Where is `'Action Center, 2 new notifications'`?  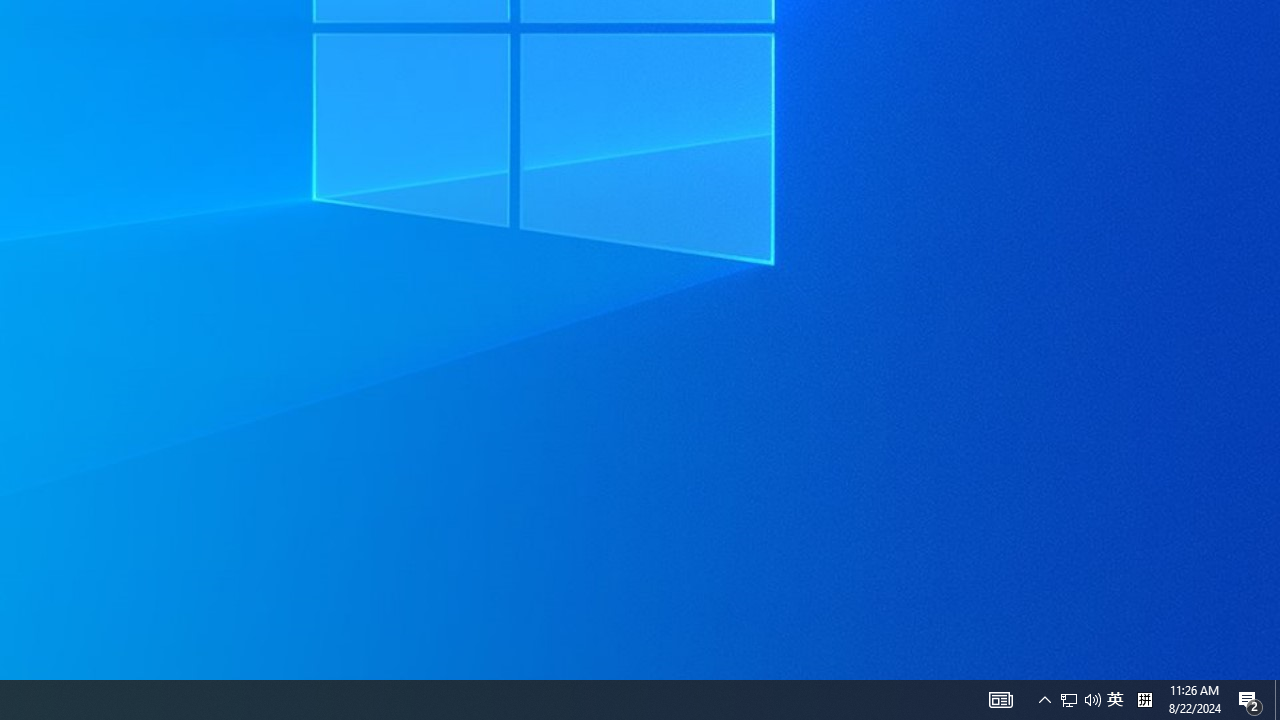 'Action Center, 2 new notifications' is located at coordinates (1250, 698).